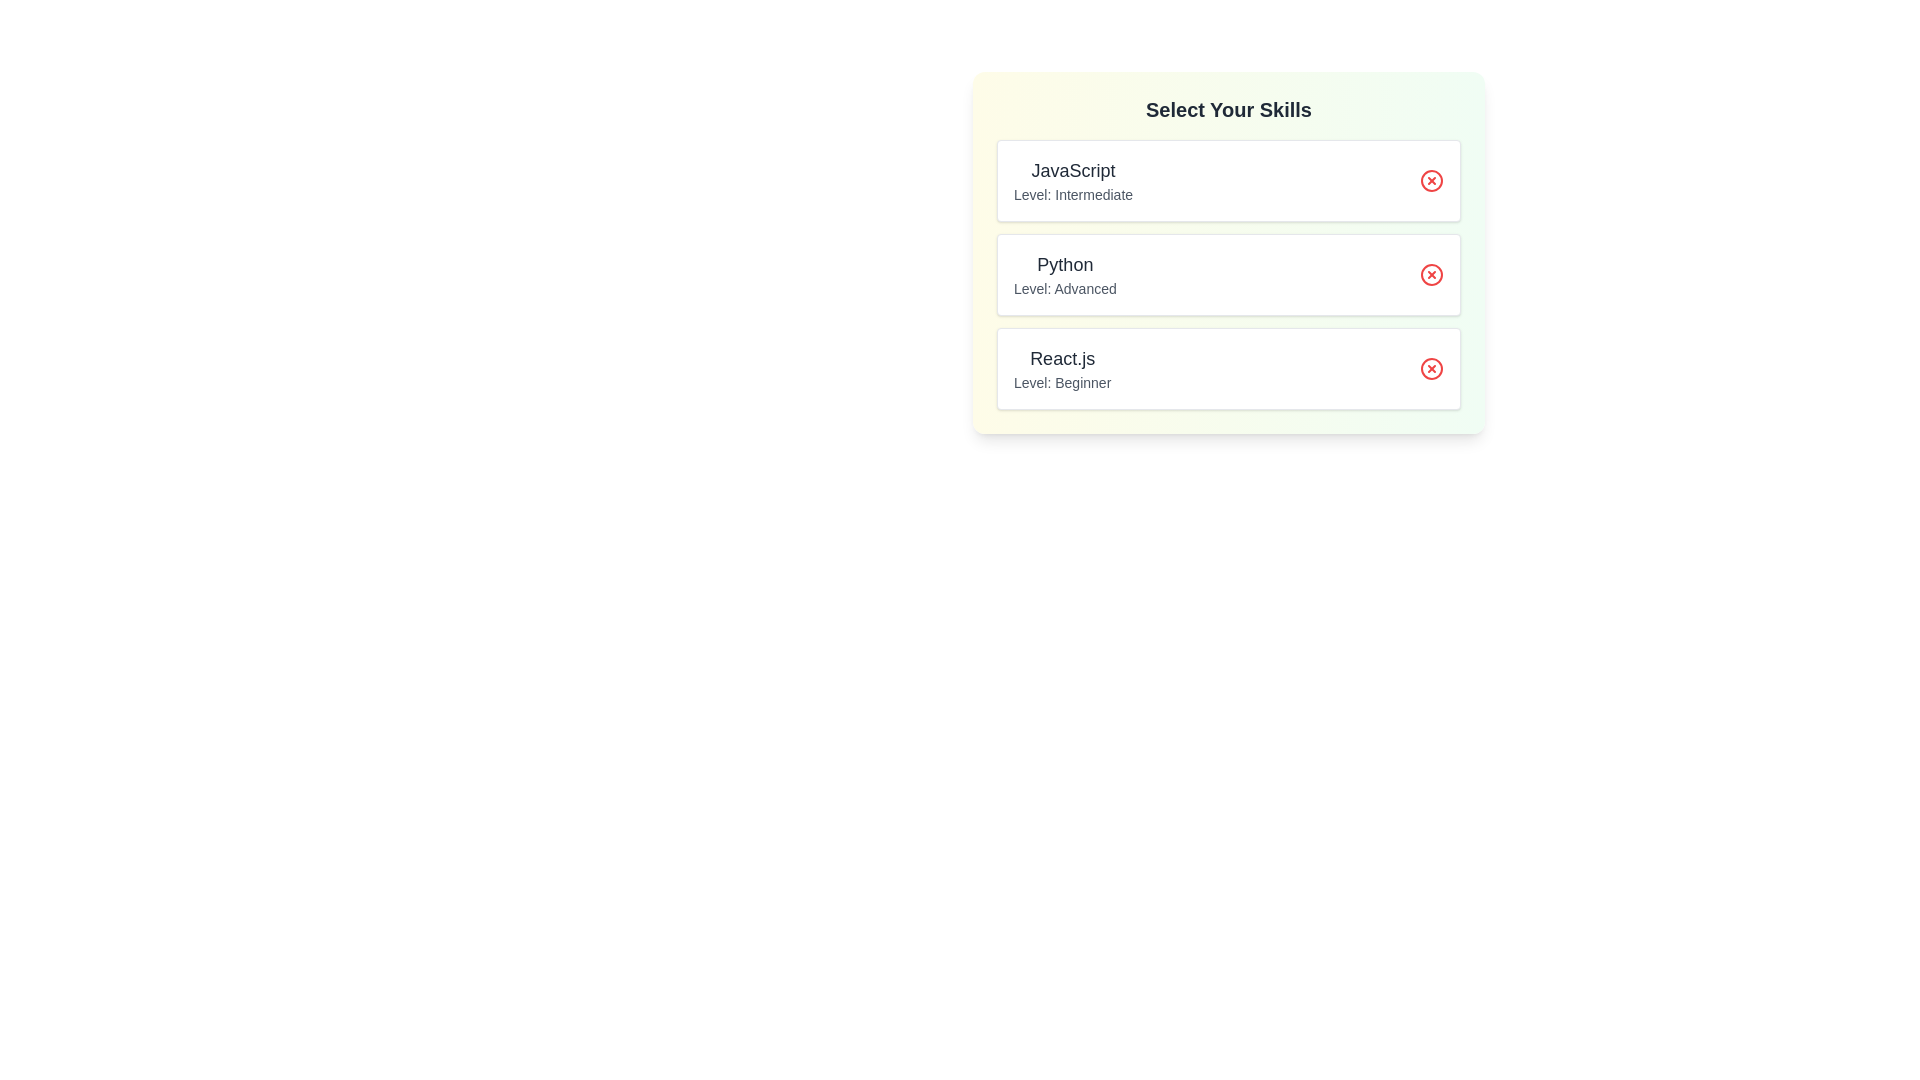  What do you see at coordinates (1013, 156) in the screenshot?
I see `the text of the skill entry JavaScript` at bounding box center [1013, 156].